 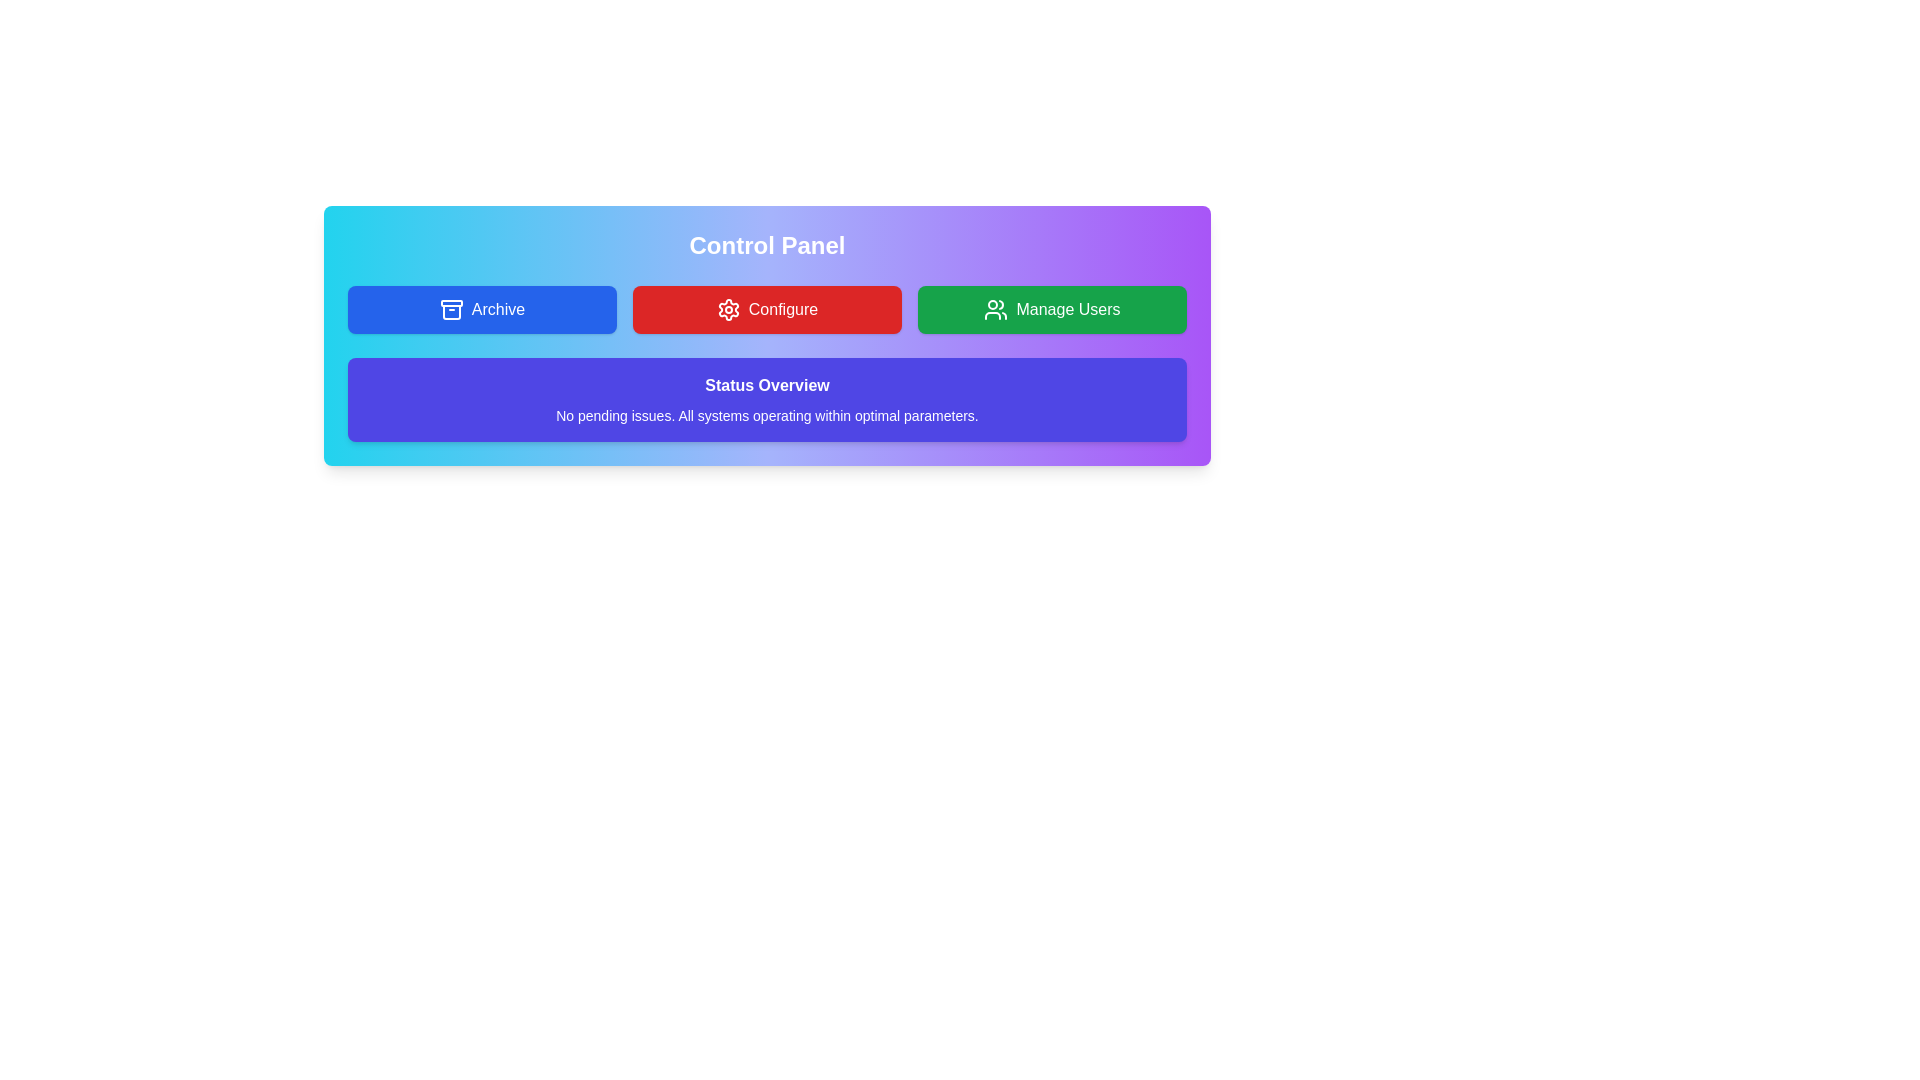 What do you see at coordinates (996, 309) in the screenshot?
I see `the 'Manage Users' icon, which is the third button from the left in the control panel layout, to manage user-related settings or actions` at bounding box center [996, 309].